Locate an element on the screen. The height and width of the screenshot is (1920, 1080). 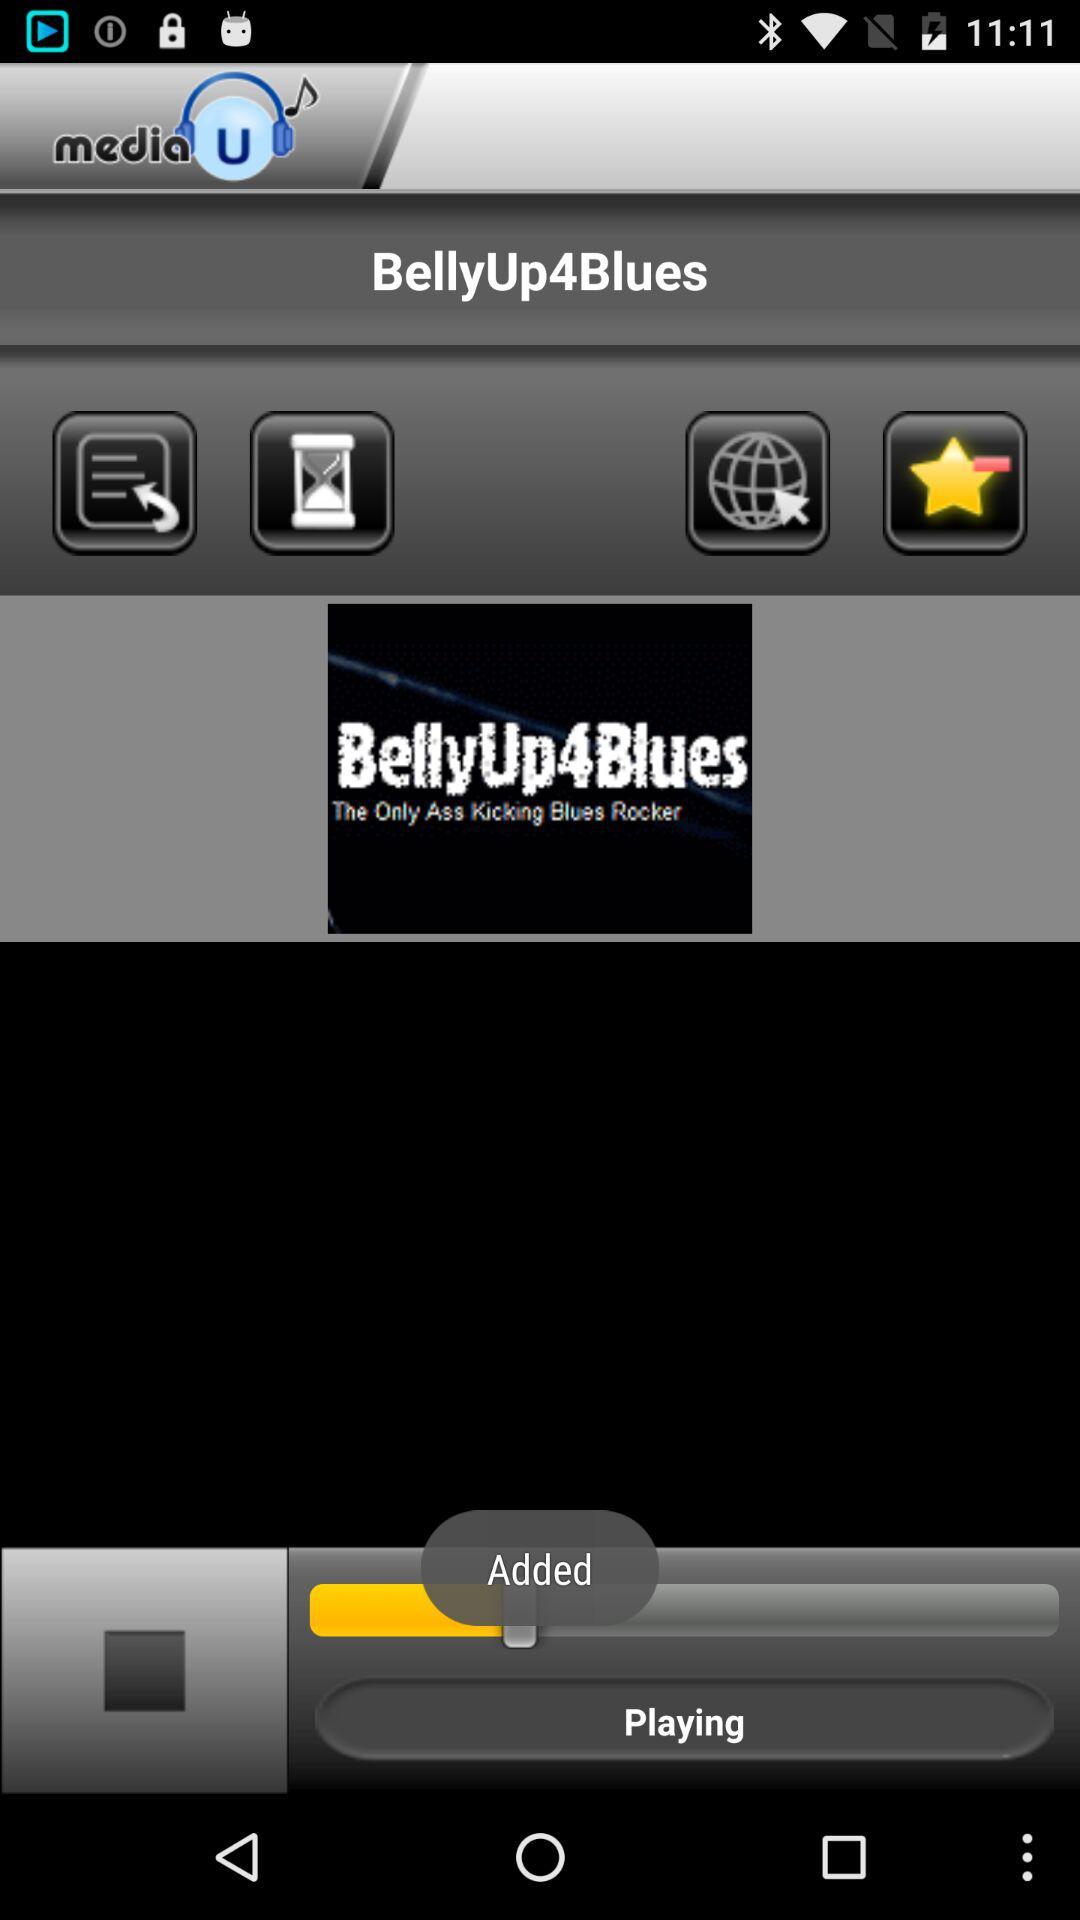
switch autoplay option is located at coordinates (143, 1669).